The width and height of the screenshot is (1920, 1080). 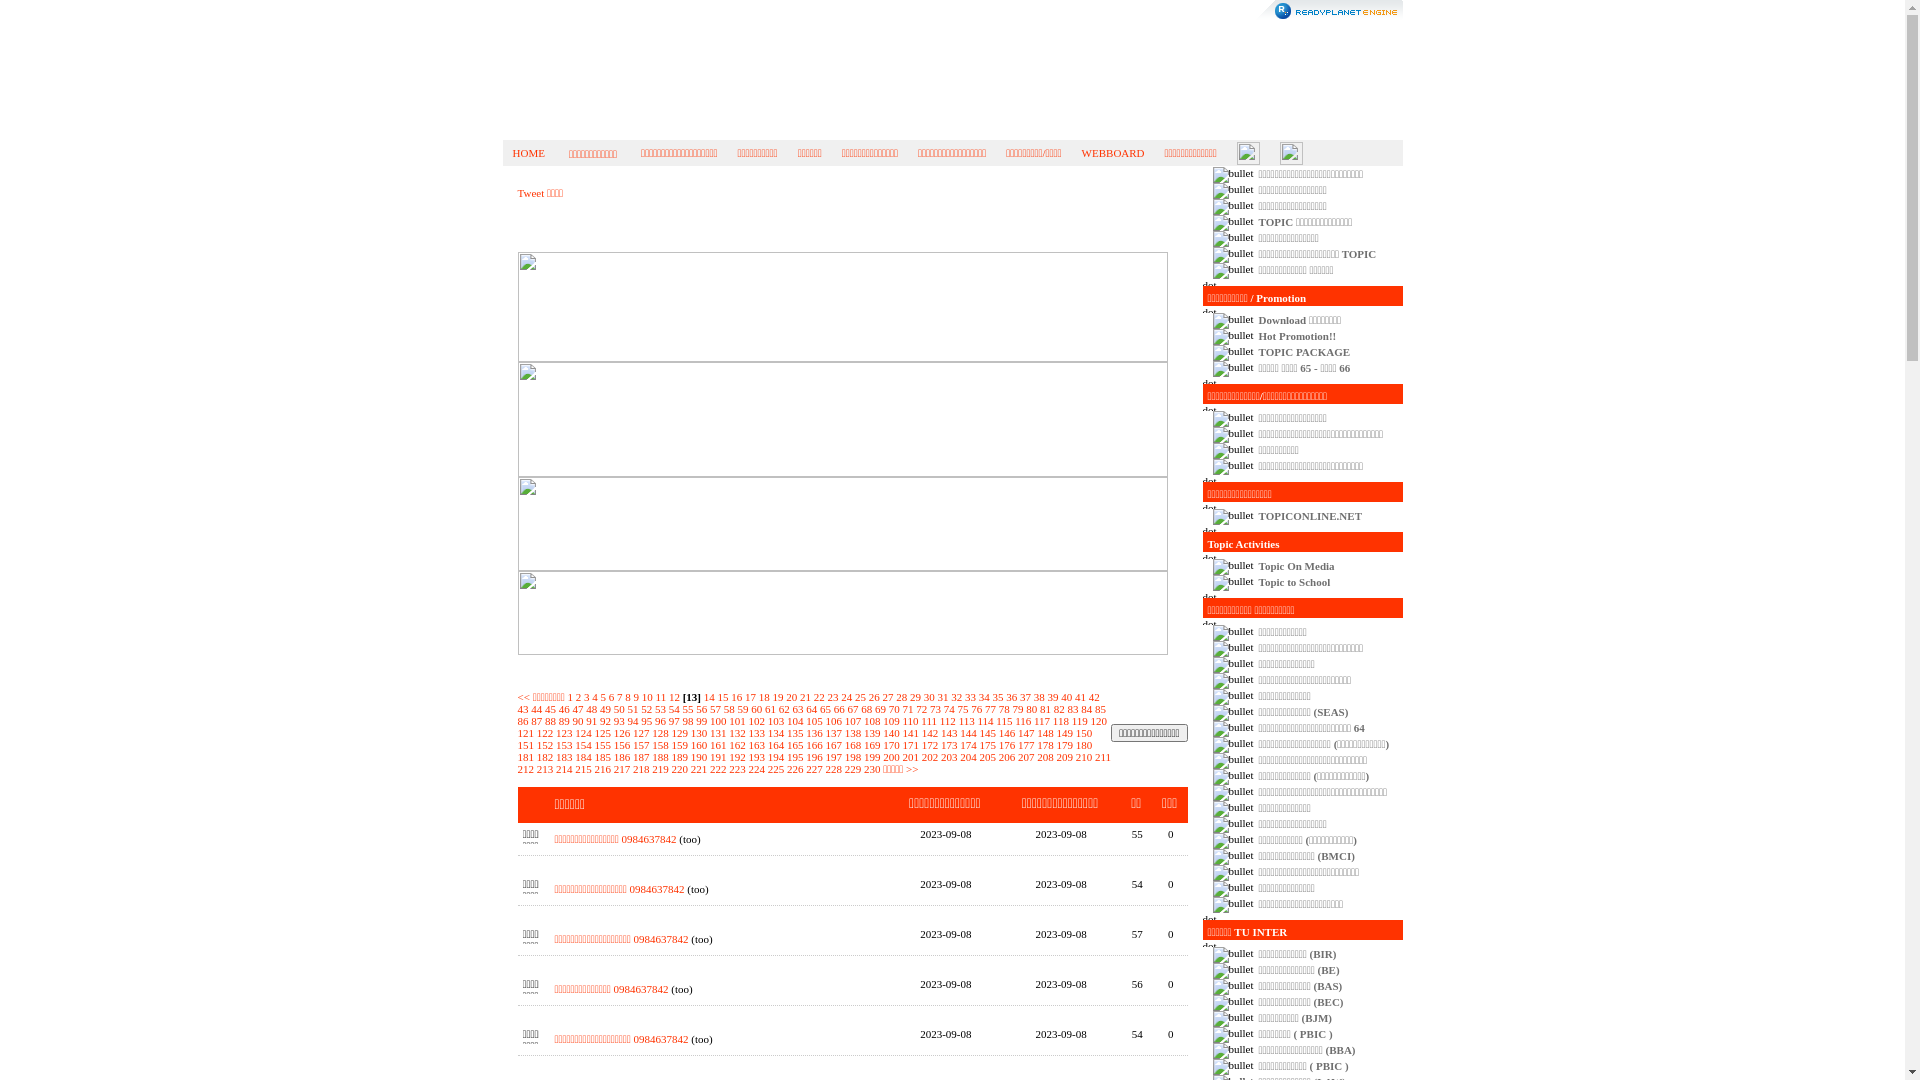 What do you see at coordinates (805, 696) in the screenshot?
I see `'21'` at bounding box center [805, 696].